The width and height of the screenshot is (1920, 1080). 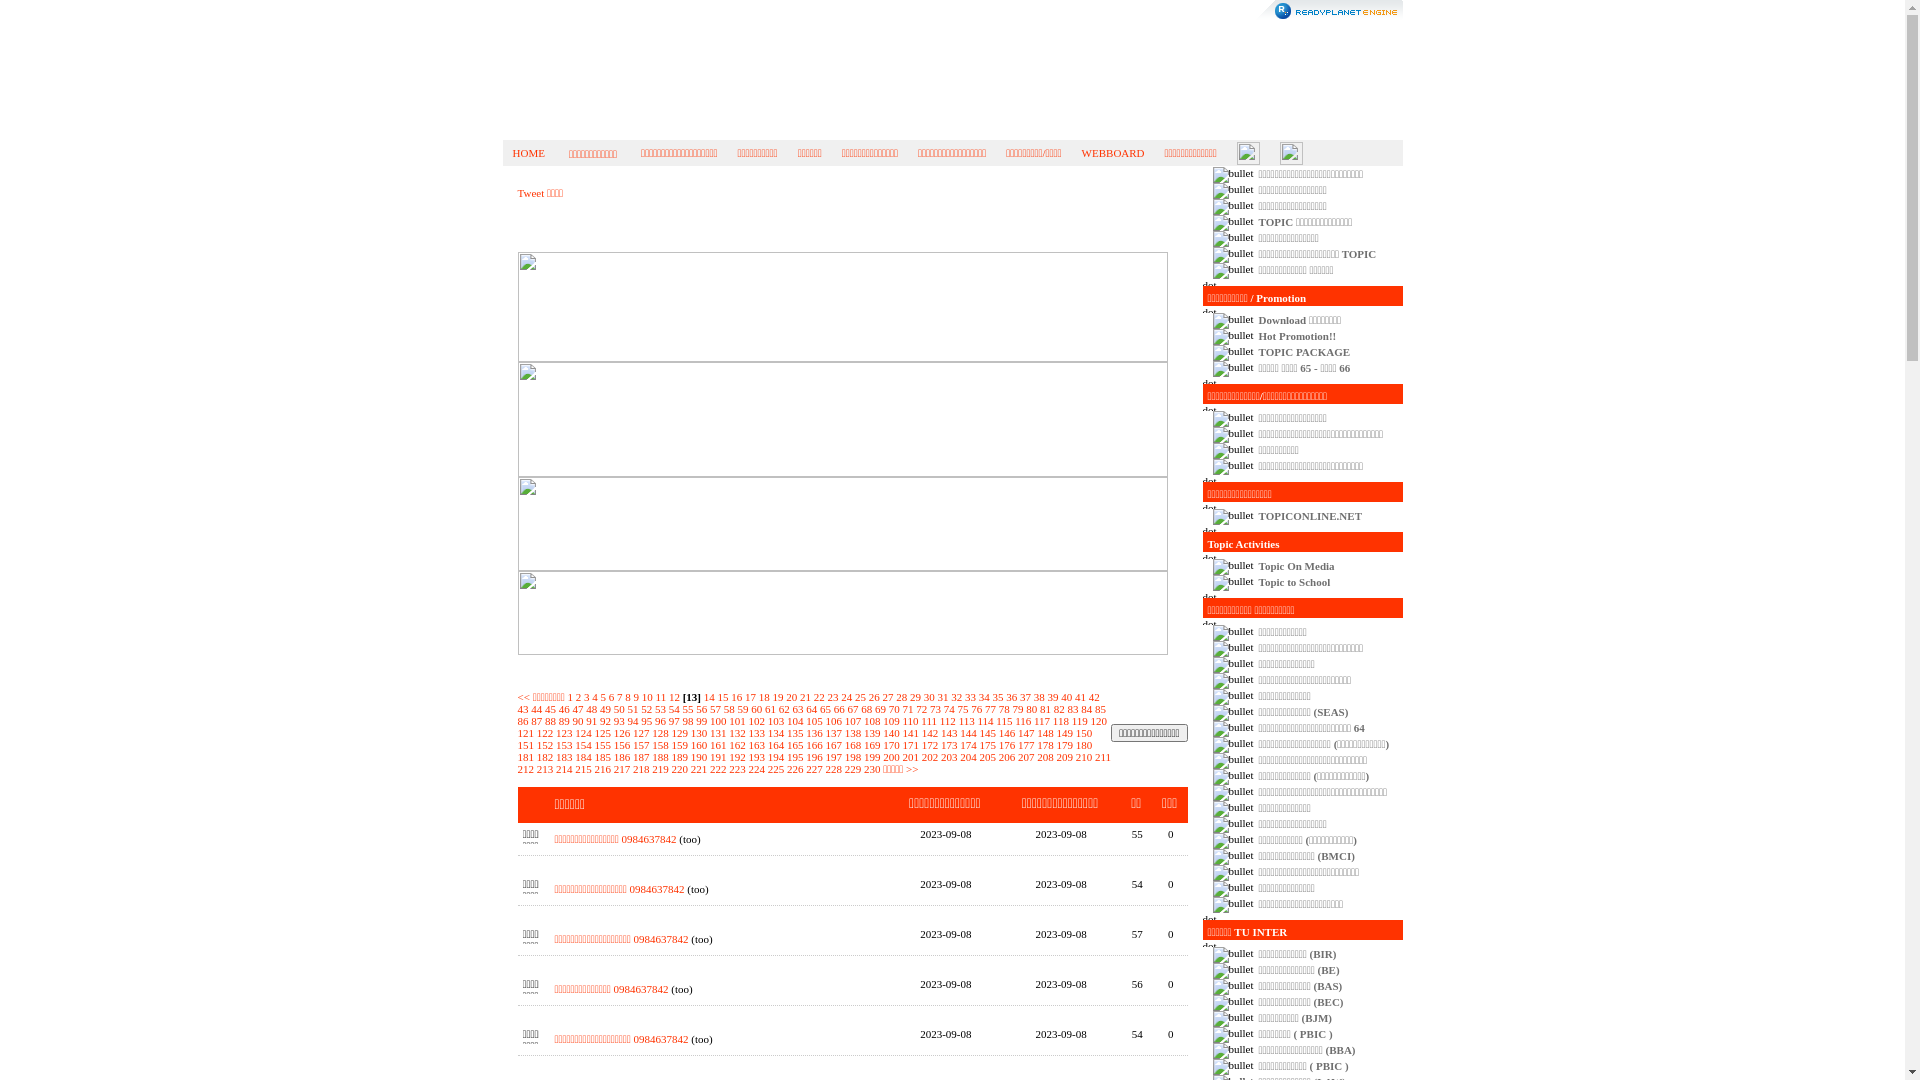 What do you see at coordinates (805, 696) in the screenshot?
I see `'21'` at bounding box center [805, 696].